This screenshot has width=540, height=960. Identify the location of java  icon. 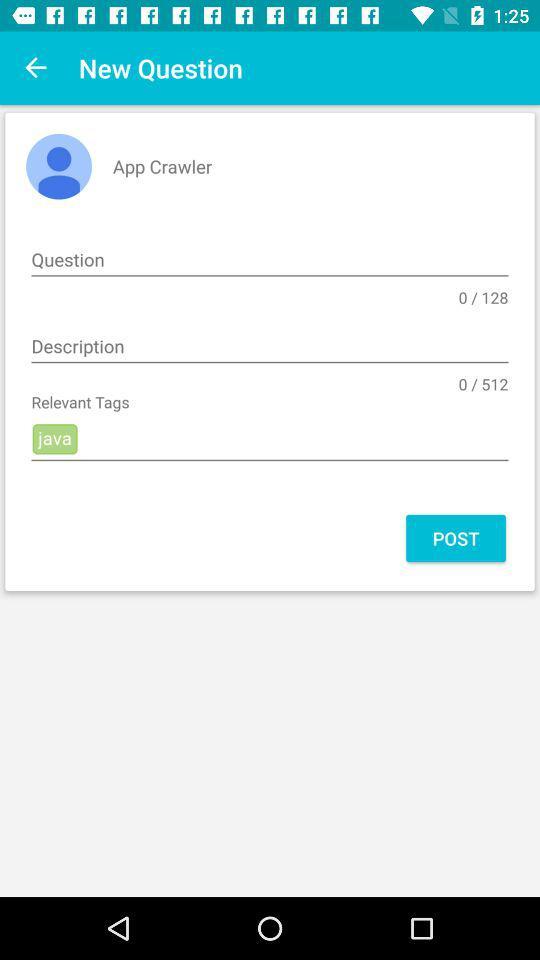
(270, 439).